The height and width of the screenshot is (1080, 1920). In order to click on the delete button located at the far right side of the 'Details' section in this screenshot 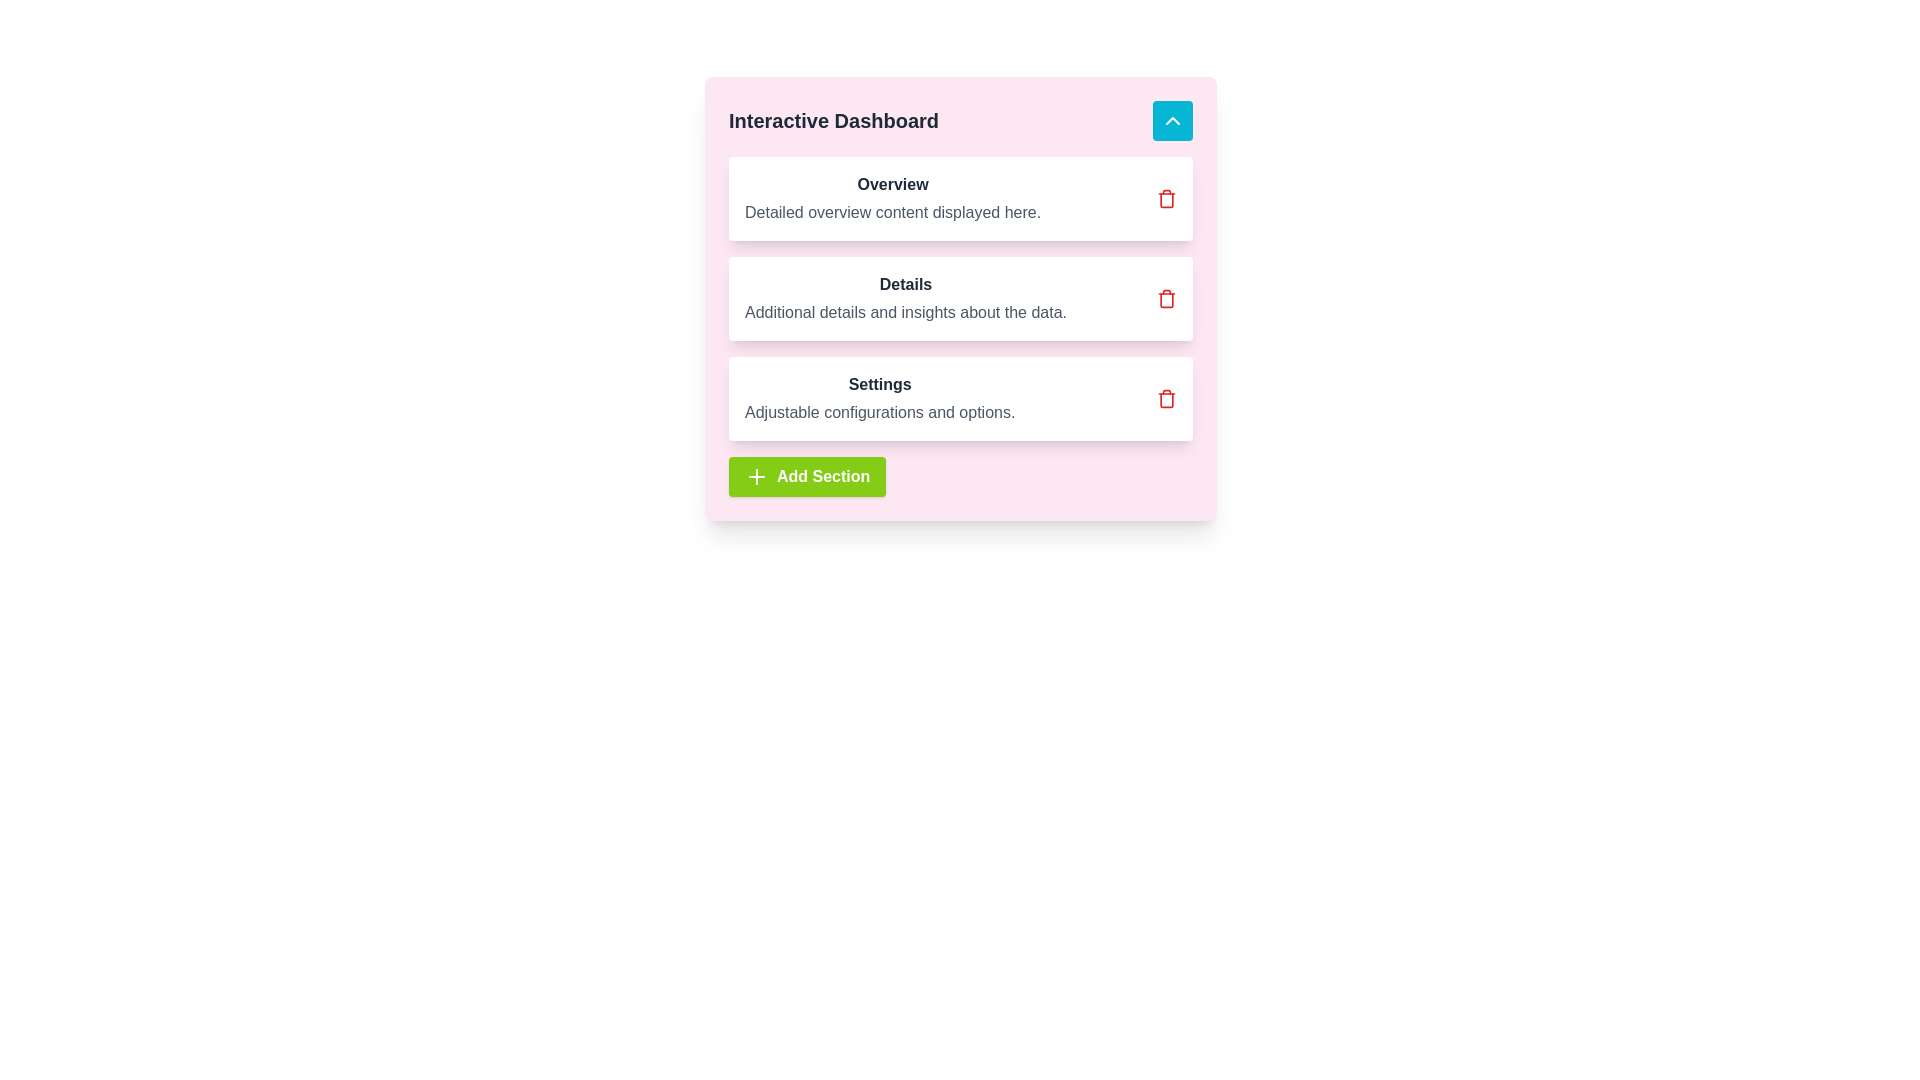, I will do `click(1166, 299)`.